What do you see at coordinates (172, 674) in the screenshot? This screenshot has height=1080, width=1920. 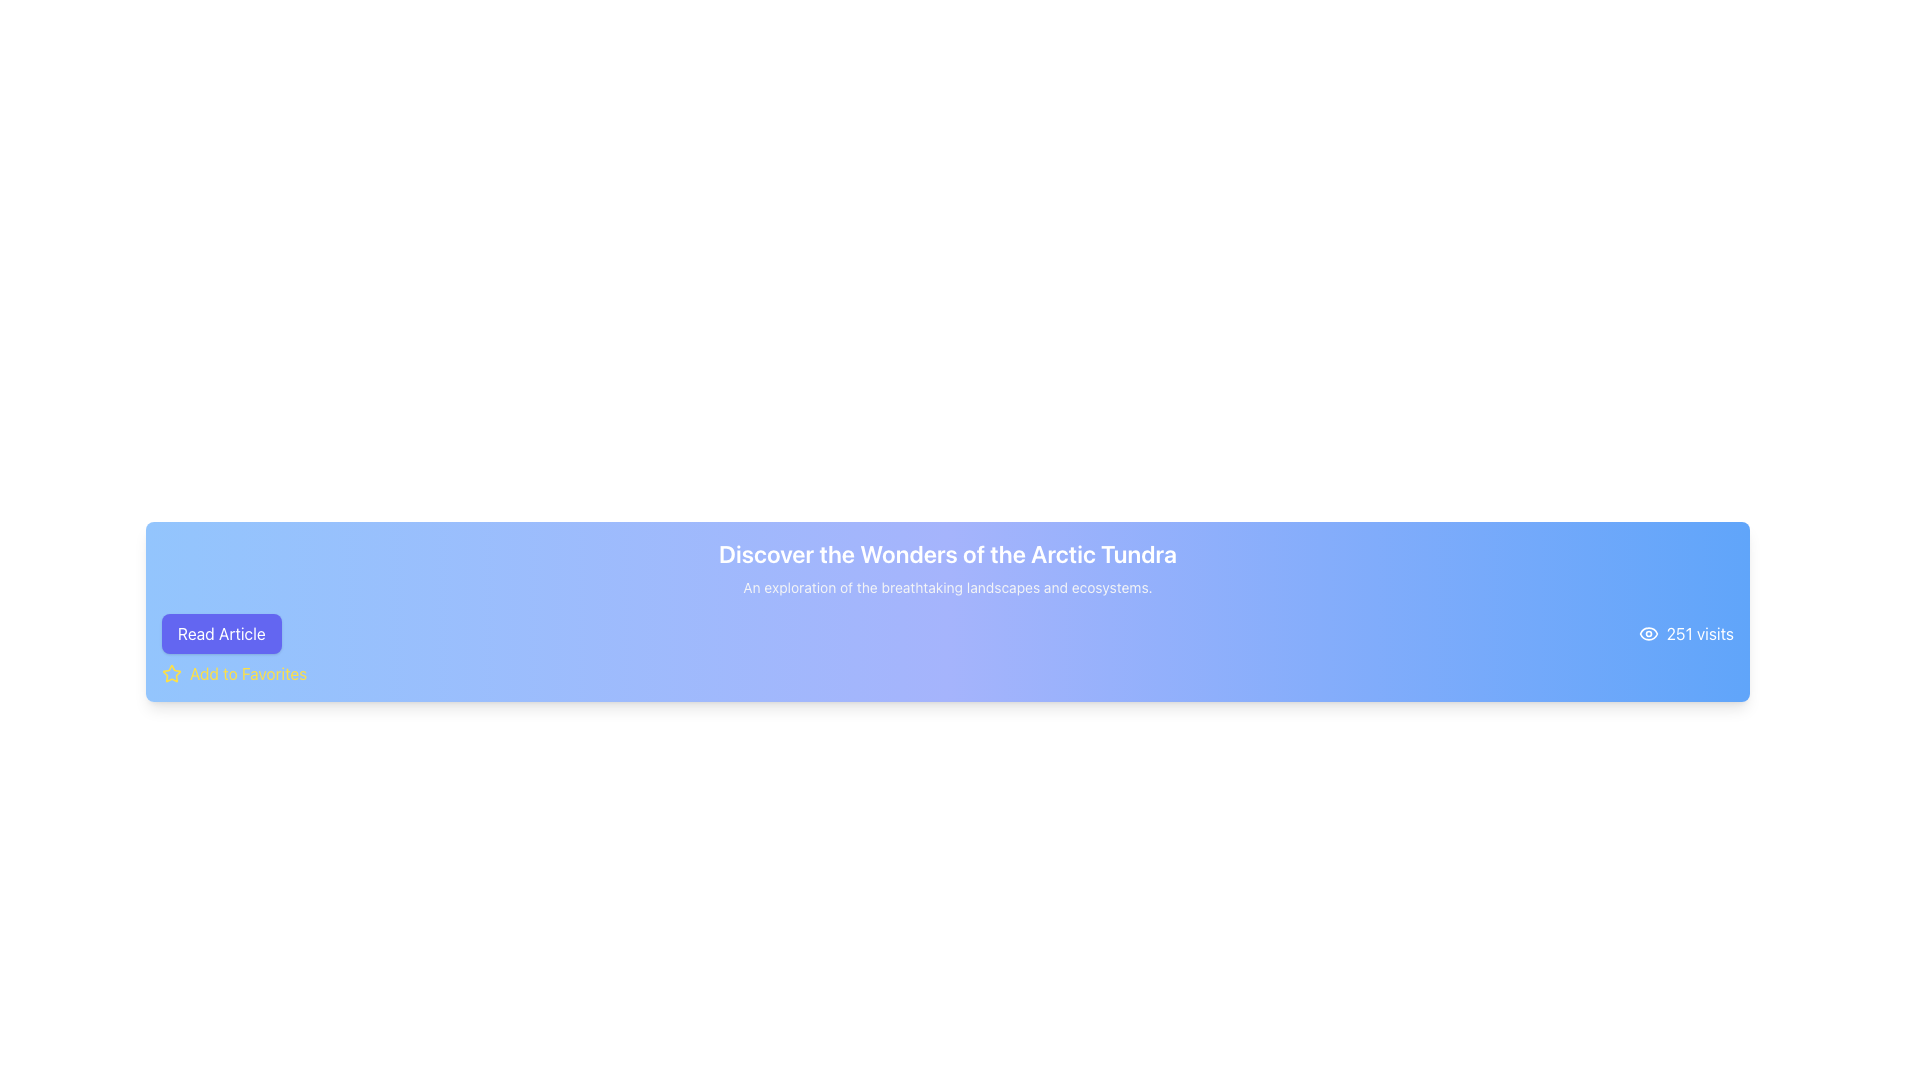 I see `the star icon with a yellow outline located to the left of the 'Add to Favorites' text in the bottom part of the interface` at bounding box center [172, 674].